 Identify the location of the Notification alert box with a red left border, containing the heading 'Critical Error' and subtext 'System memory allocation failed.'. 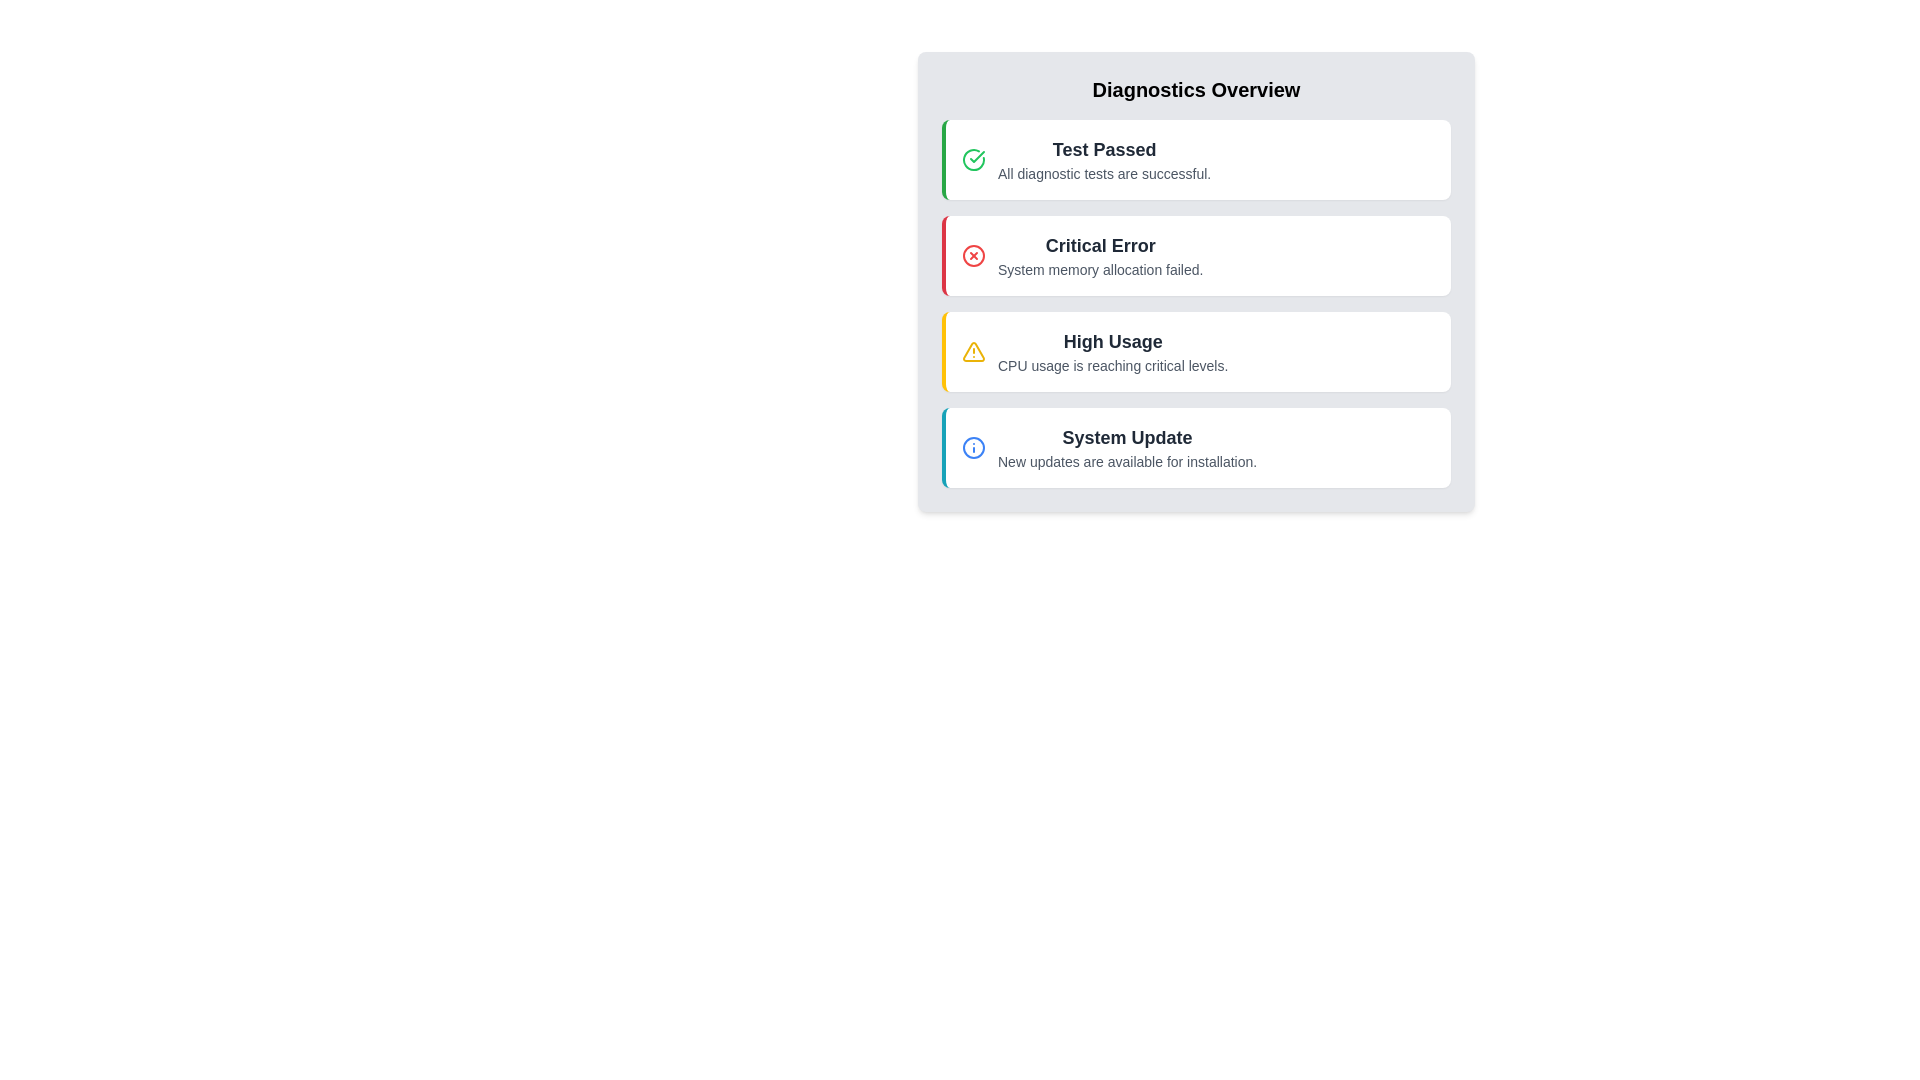
(1196, 254).